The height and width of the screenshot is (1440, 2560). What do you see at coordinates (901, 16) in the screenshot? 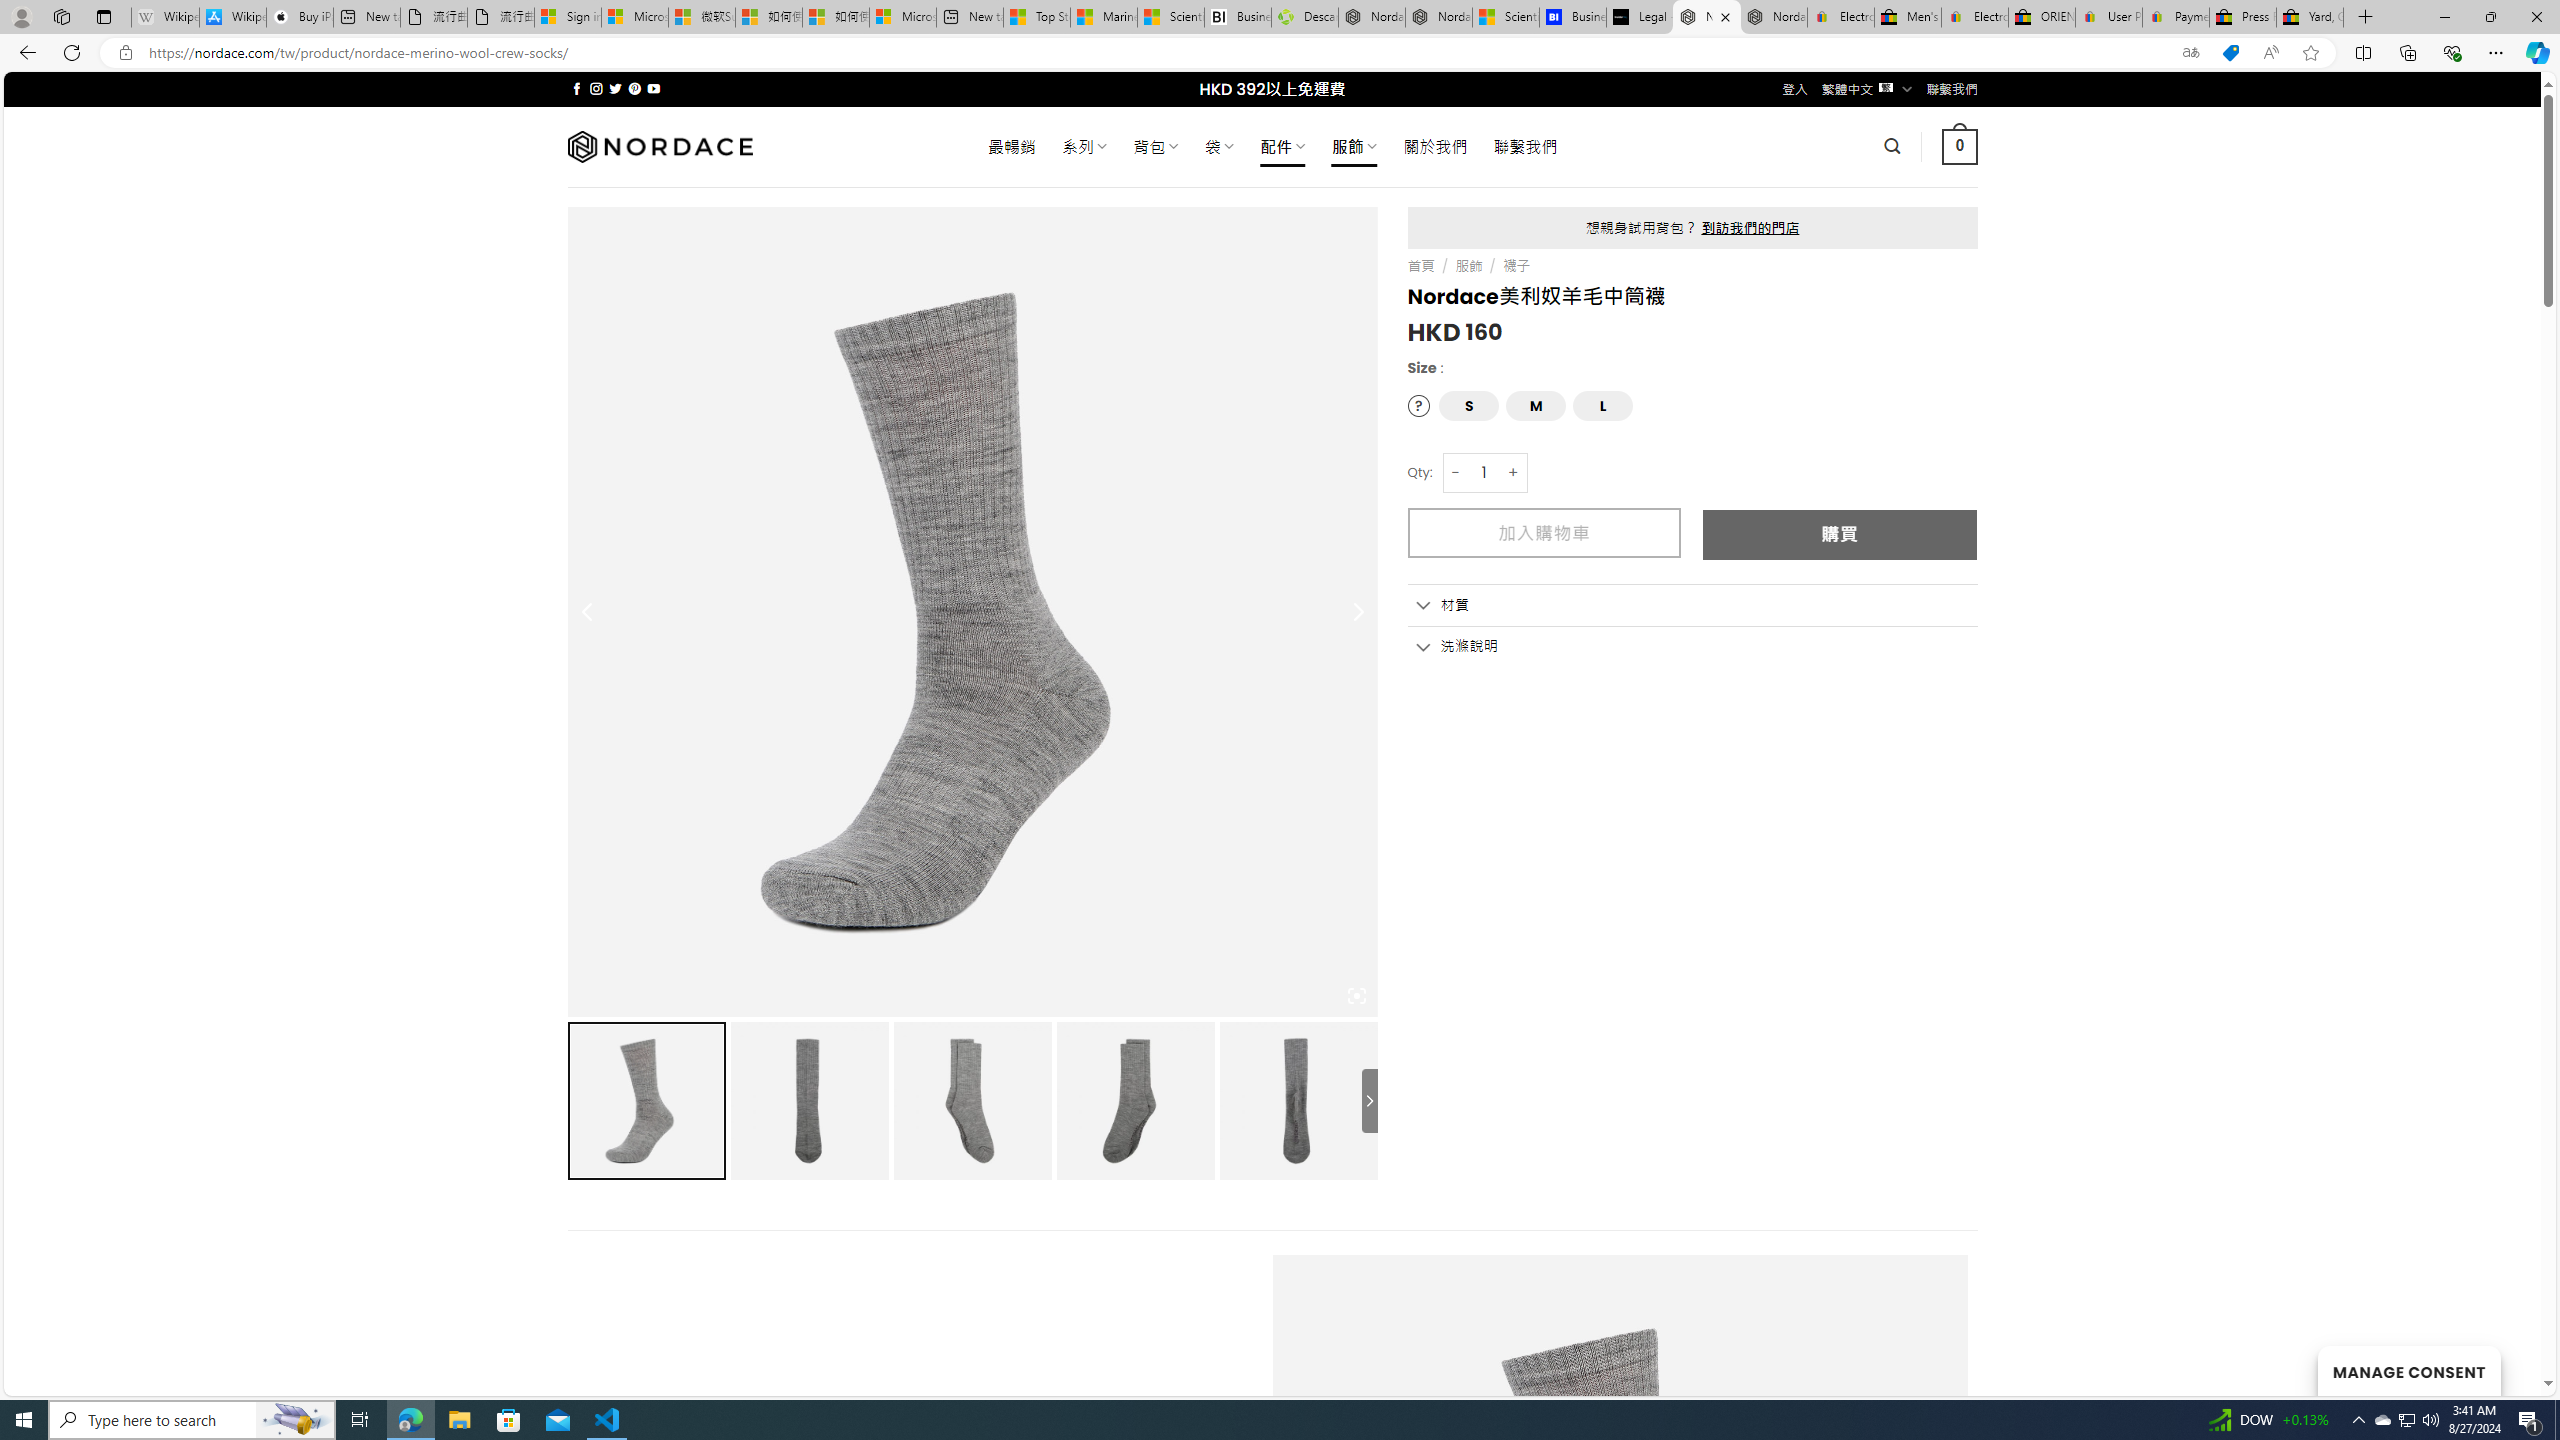
I see `'Microsoft account | Account Checkup'` at bounding box center [901, 16].